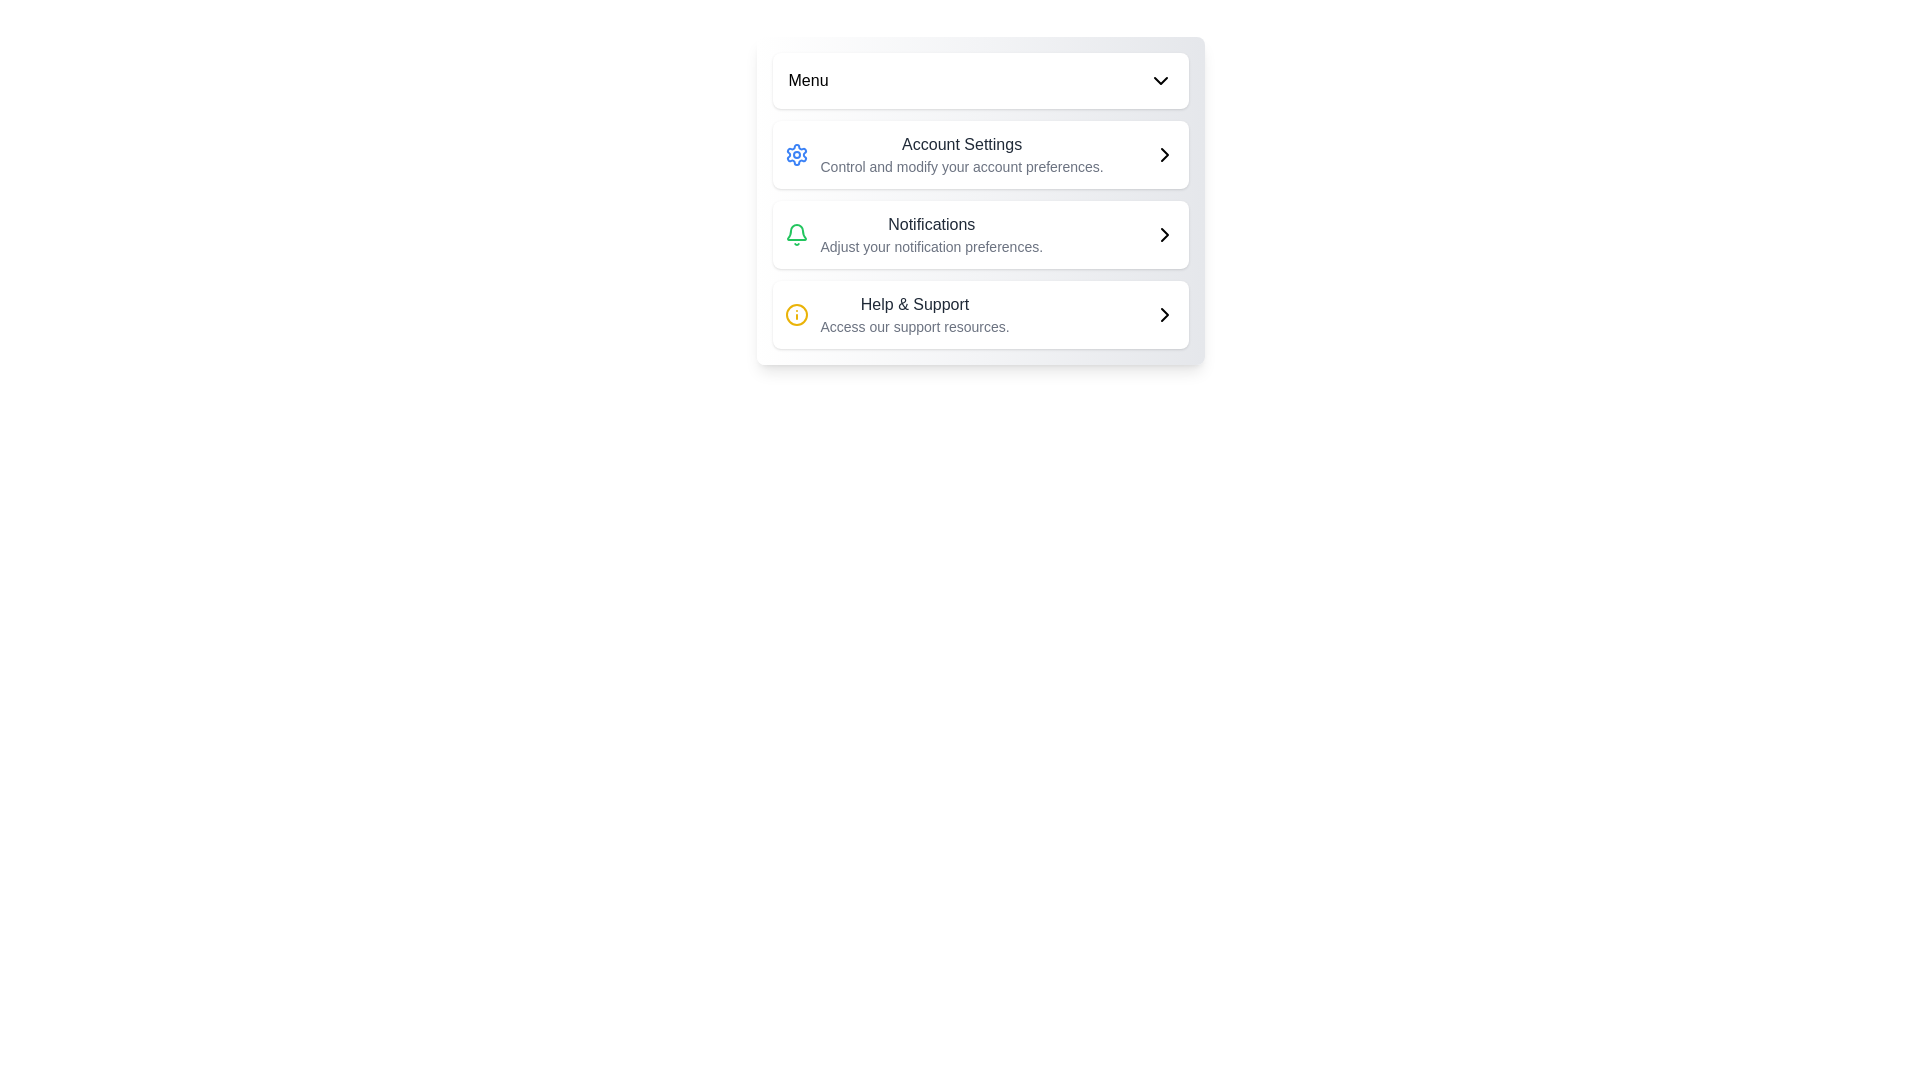  Describe the element at coordinates (1164, 234) in the screenshot. I see `the chevron icon located at the rightmost side of the 'Notifications' row in the menu list, which indicates navigation to the detailed notification settings page` at that location.